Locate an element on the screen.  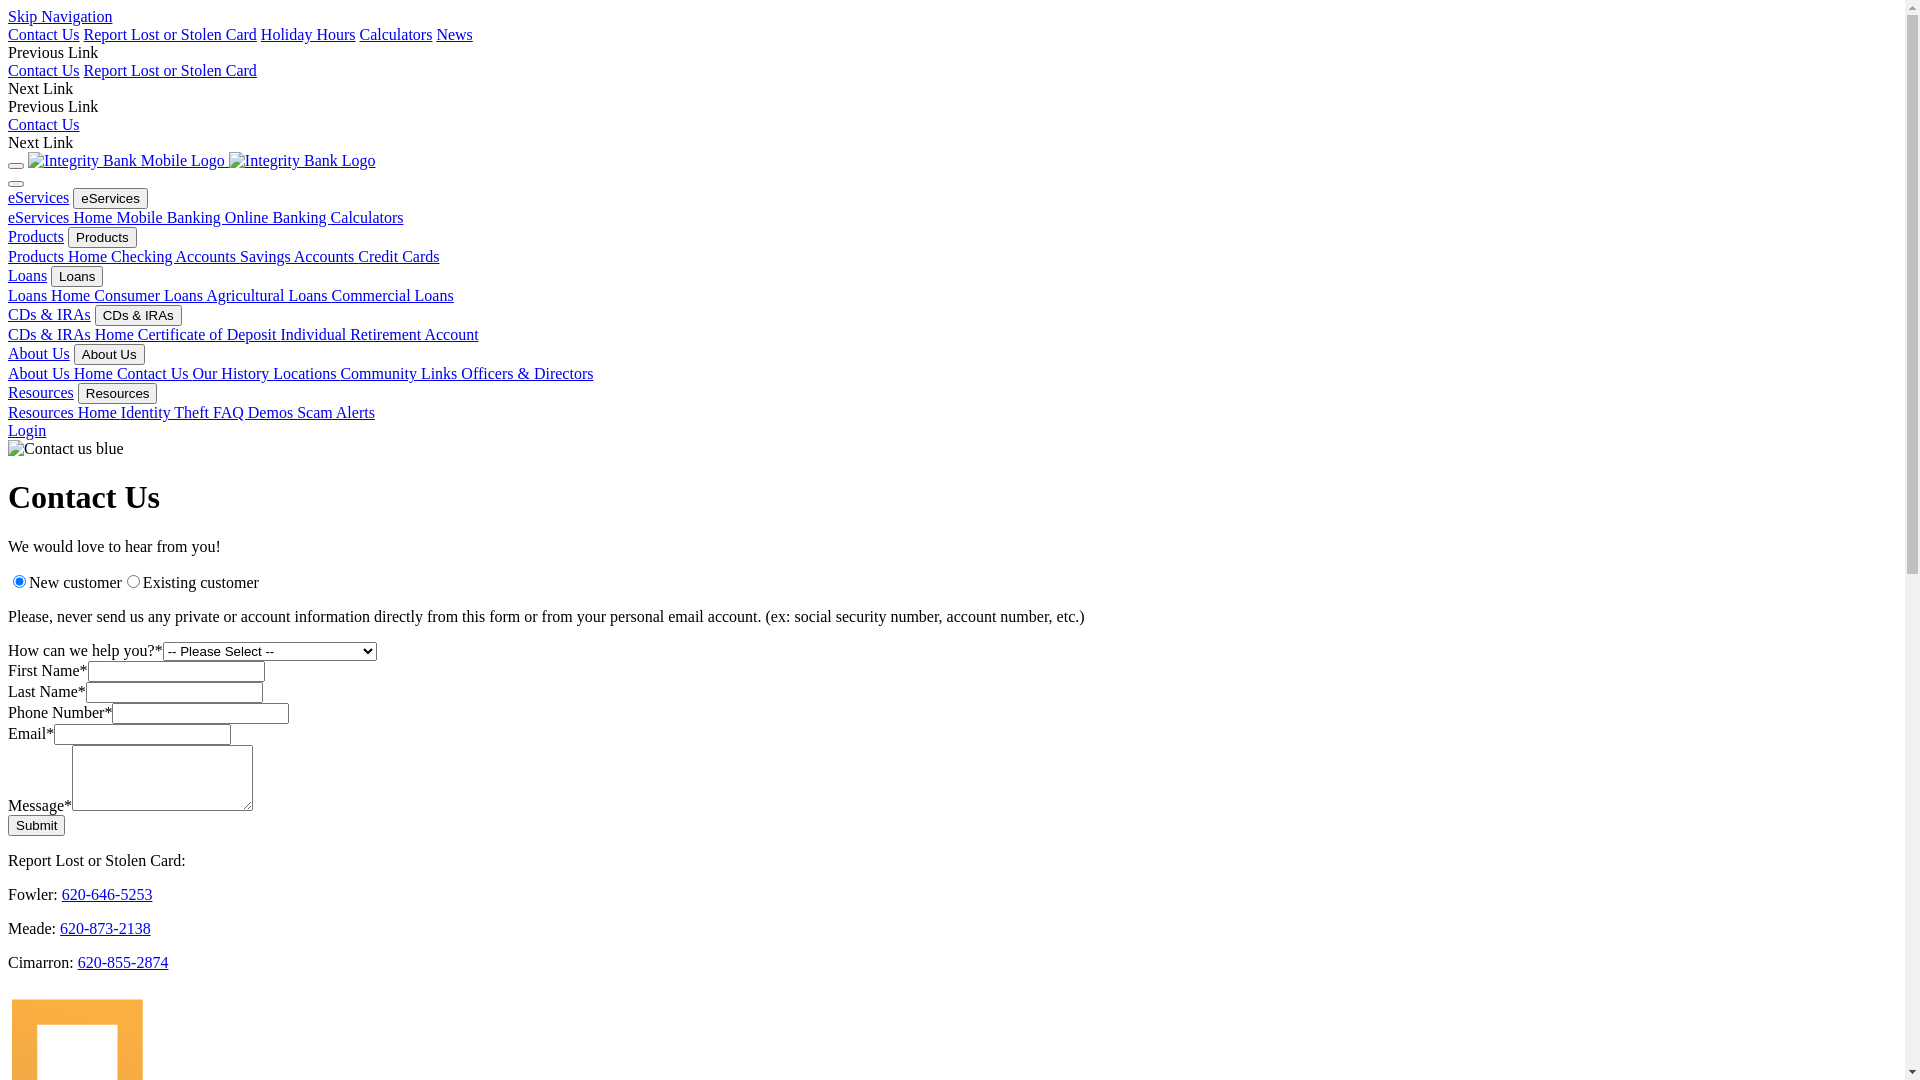
'Contact Us' is located at coordinates (153, 373).